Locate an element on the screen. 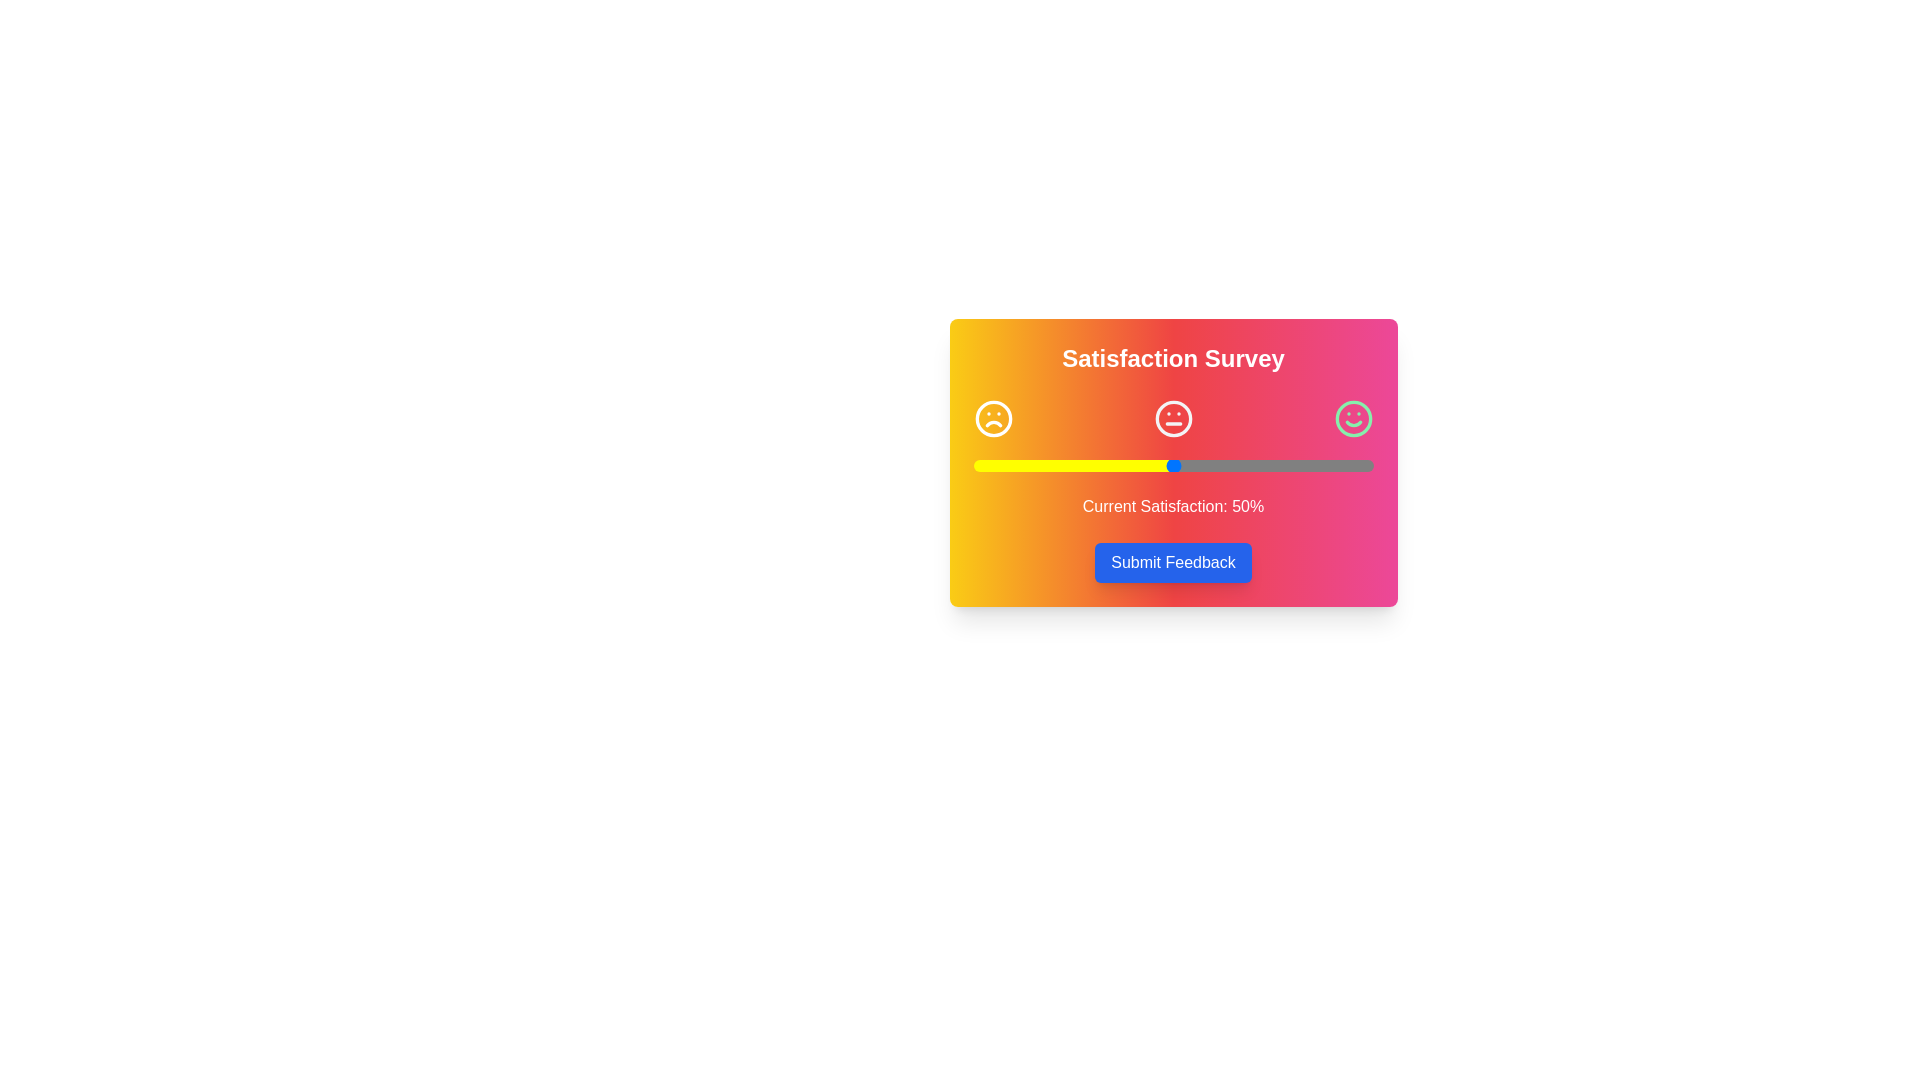 This screenshot has height=1080, width=1920. the slider to 2% satisfaction is located at coordinates (981, 466).